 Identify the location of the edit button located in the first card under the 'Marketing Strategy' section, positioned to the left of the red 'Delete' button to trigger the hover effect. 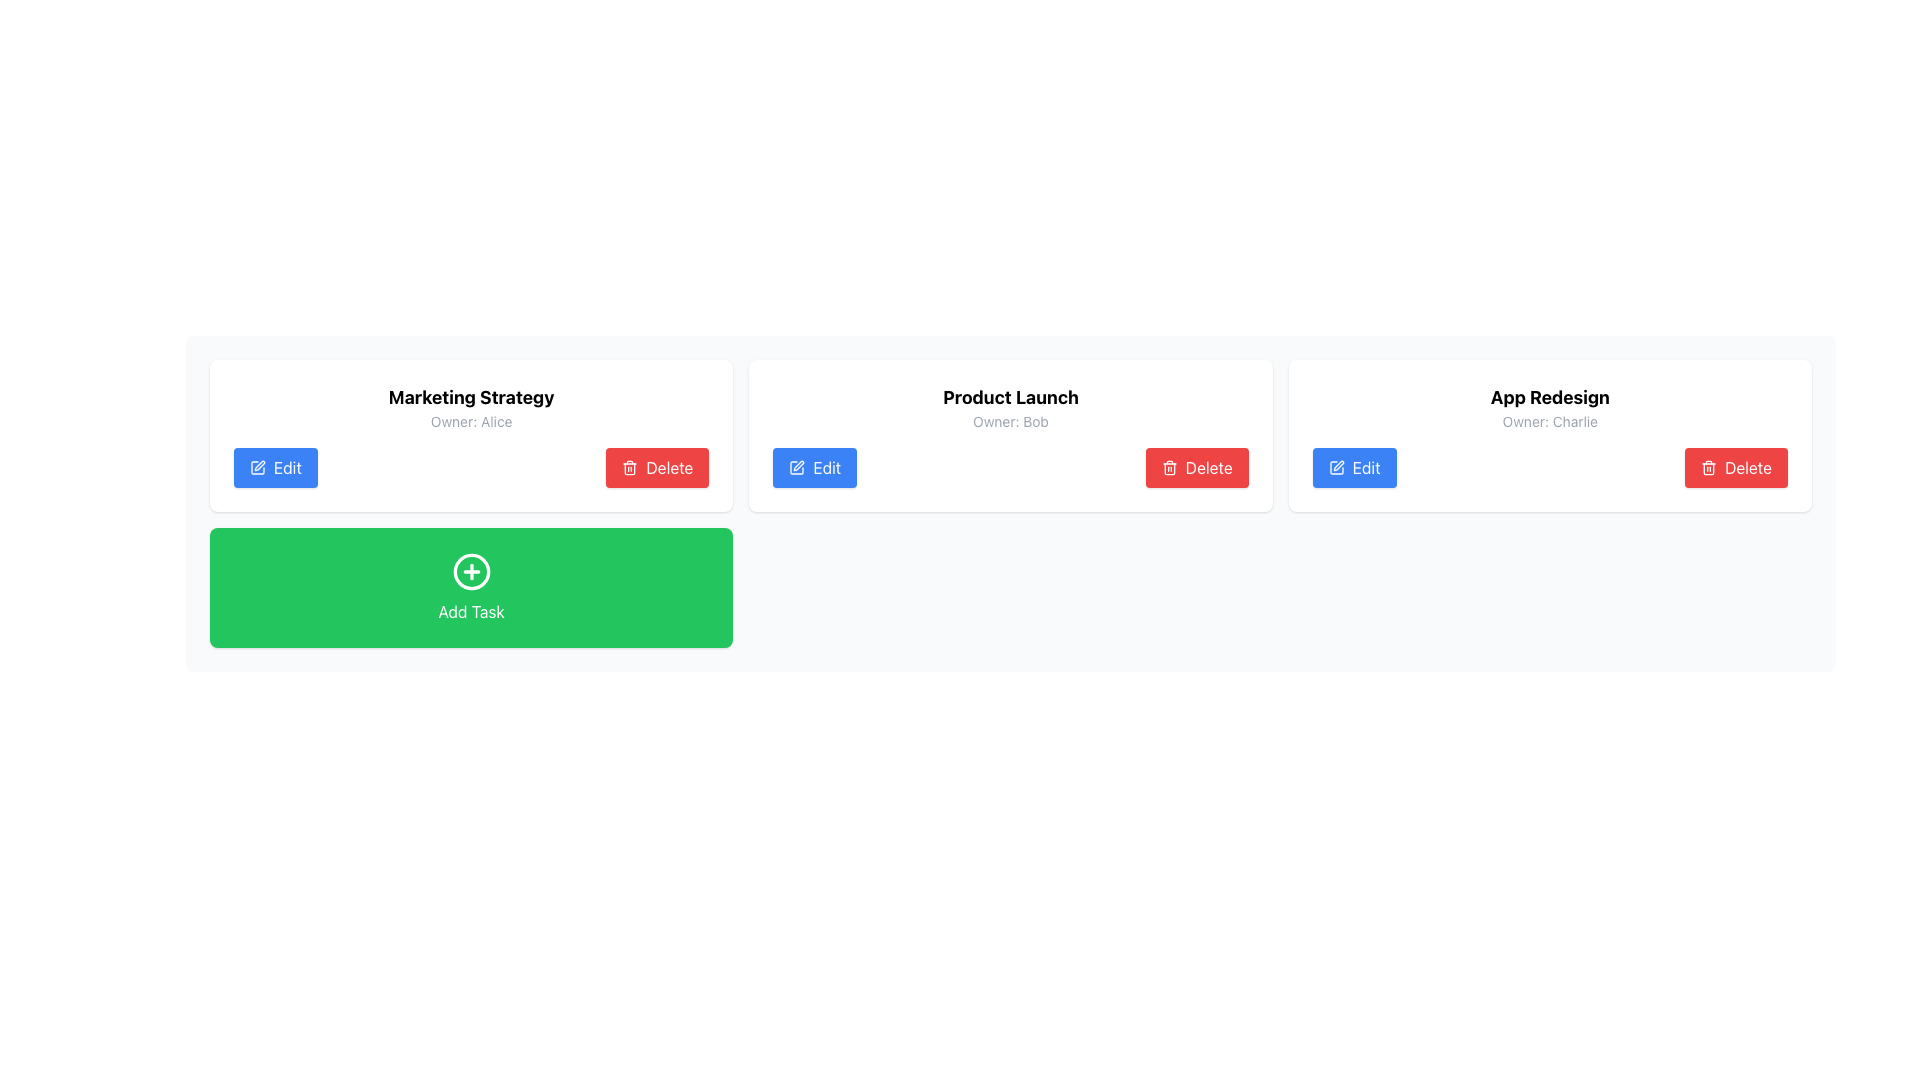
(274, 467).